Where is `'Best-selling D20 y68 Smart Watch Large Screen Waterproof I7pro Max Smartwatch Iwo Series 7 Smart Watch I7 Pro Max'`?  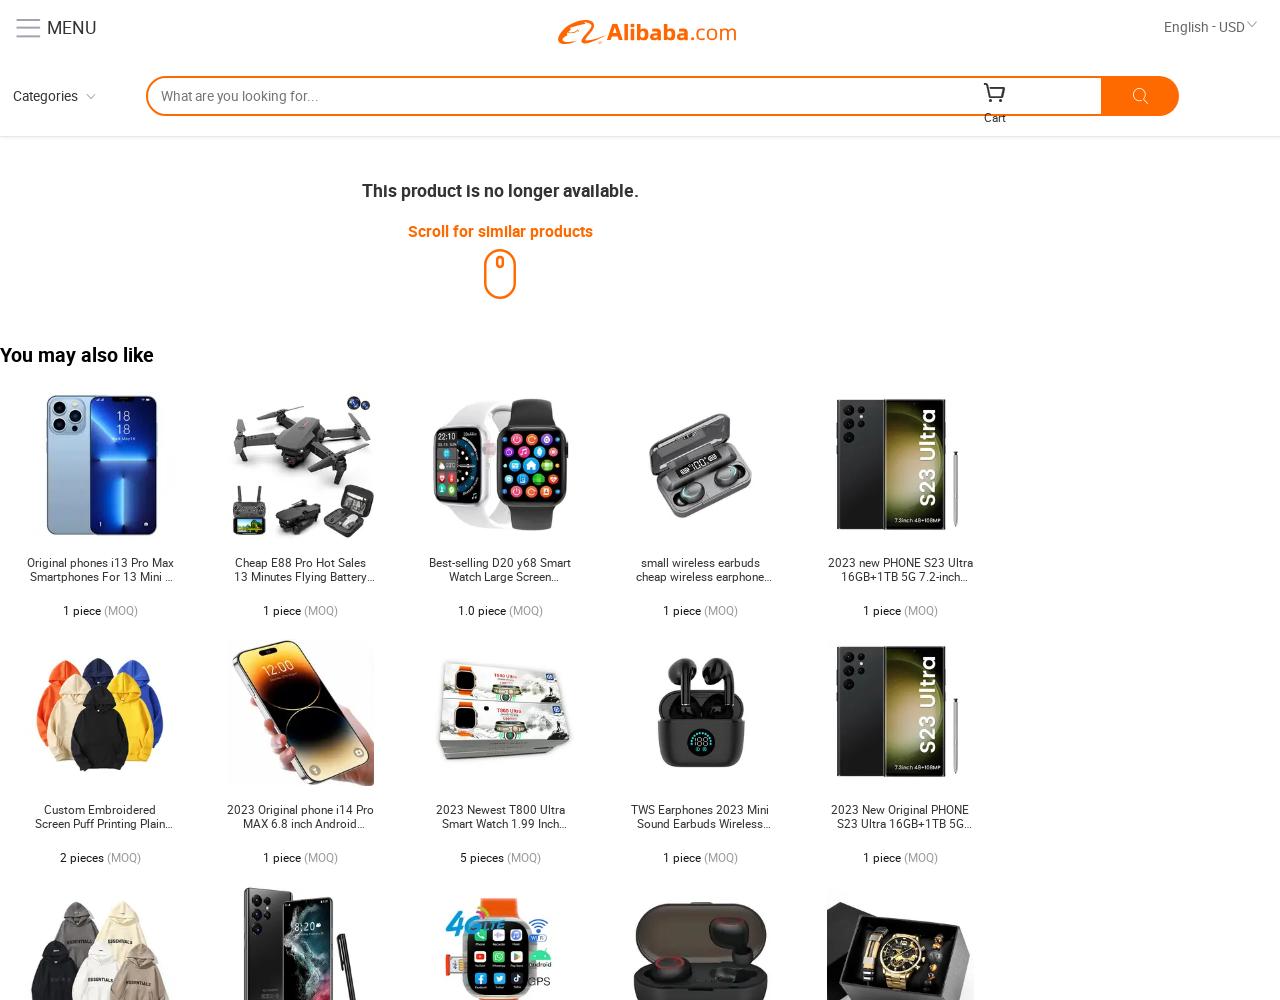 'Best-selling D20 y68 Smart Watch Large Screen Waterproof I7pro Max Smartwatch Iwo Series 7 Smart Watch I7 Pro Max' is located at coordinates (499, 589).